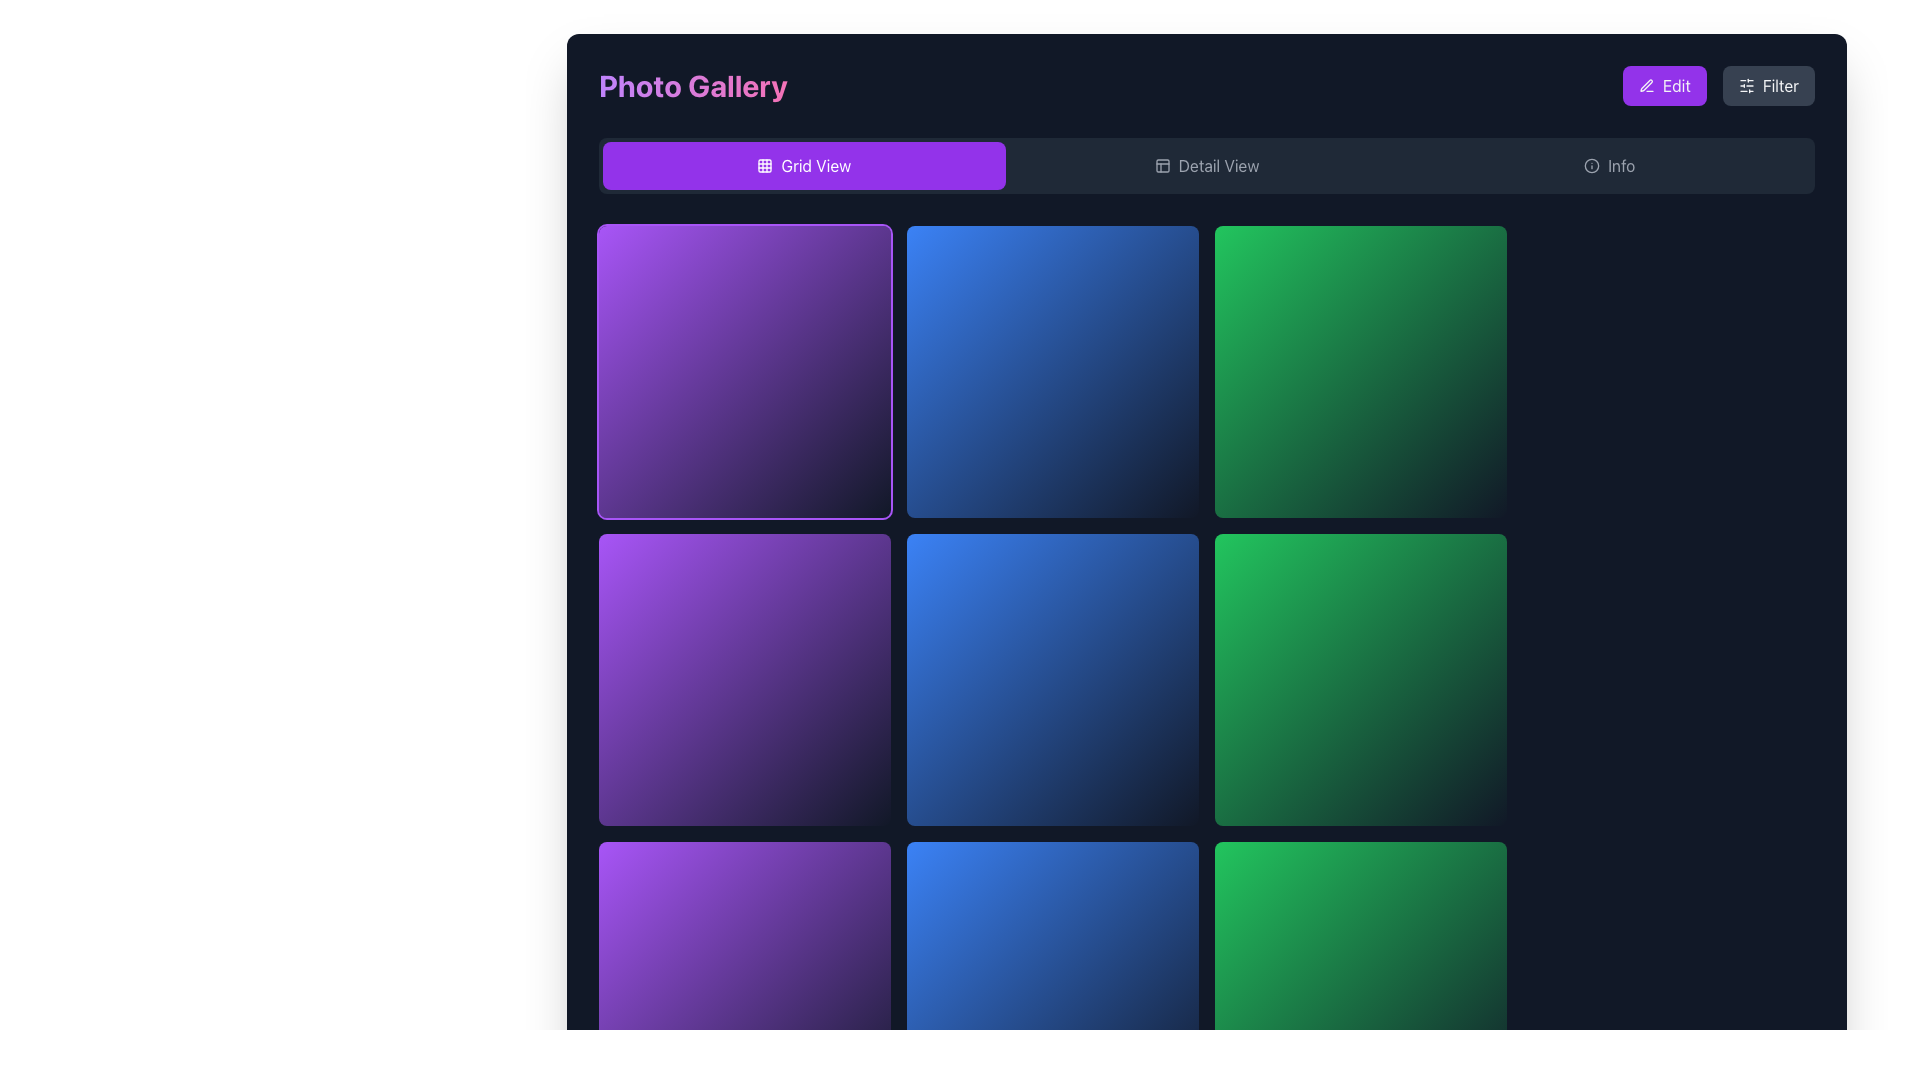 This screenshot has height=1080, width=1920. Describe the element at coordinates (1591, 164) in the screenshot. I see `the information icon, which is a minimalistic gray SVG icon featuring a lowercase 'i', located to the left of the 'Info' text in the upper-right corner of the interface` at that location.